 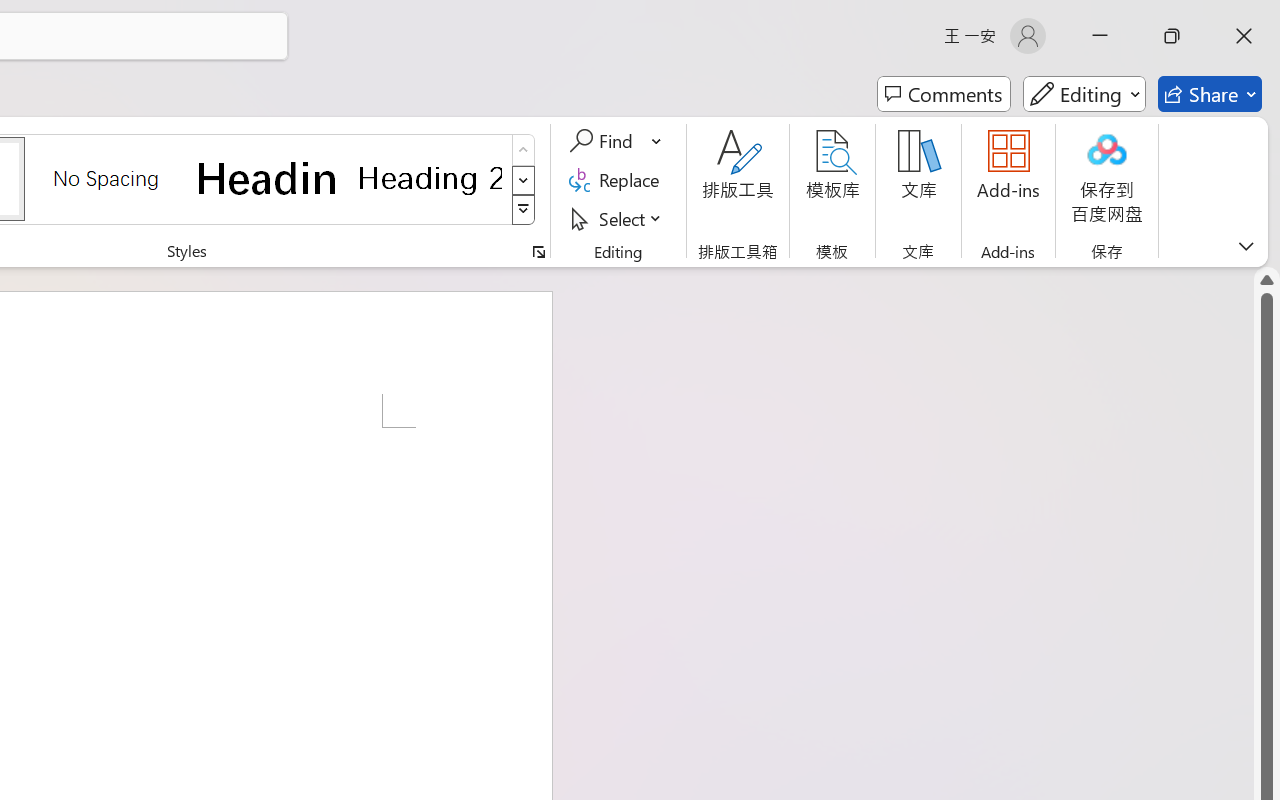 What do you see at coordinates (429, 177) in the screenshot?
I see `'Heading 2'` at bounding box center [429, 177].